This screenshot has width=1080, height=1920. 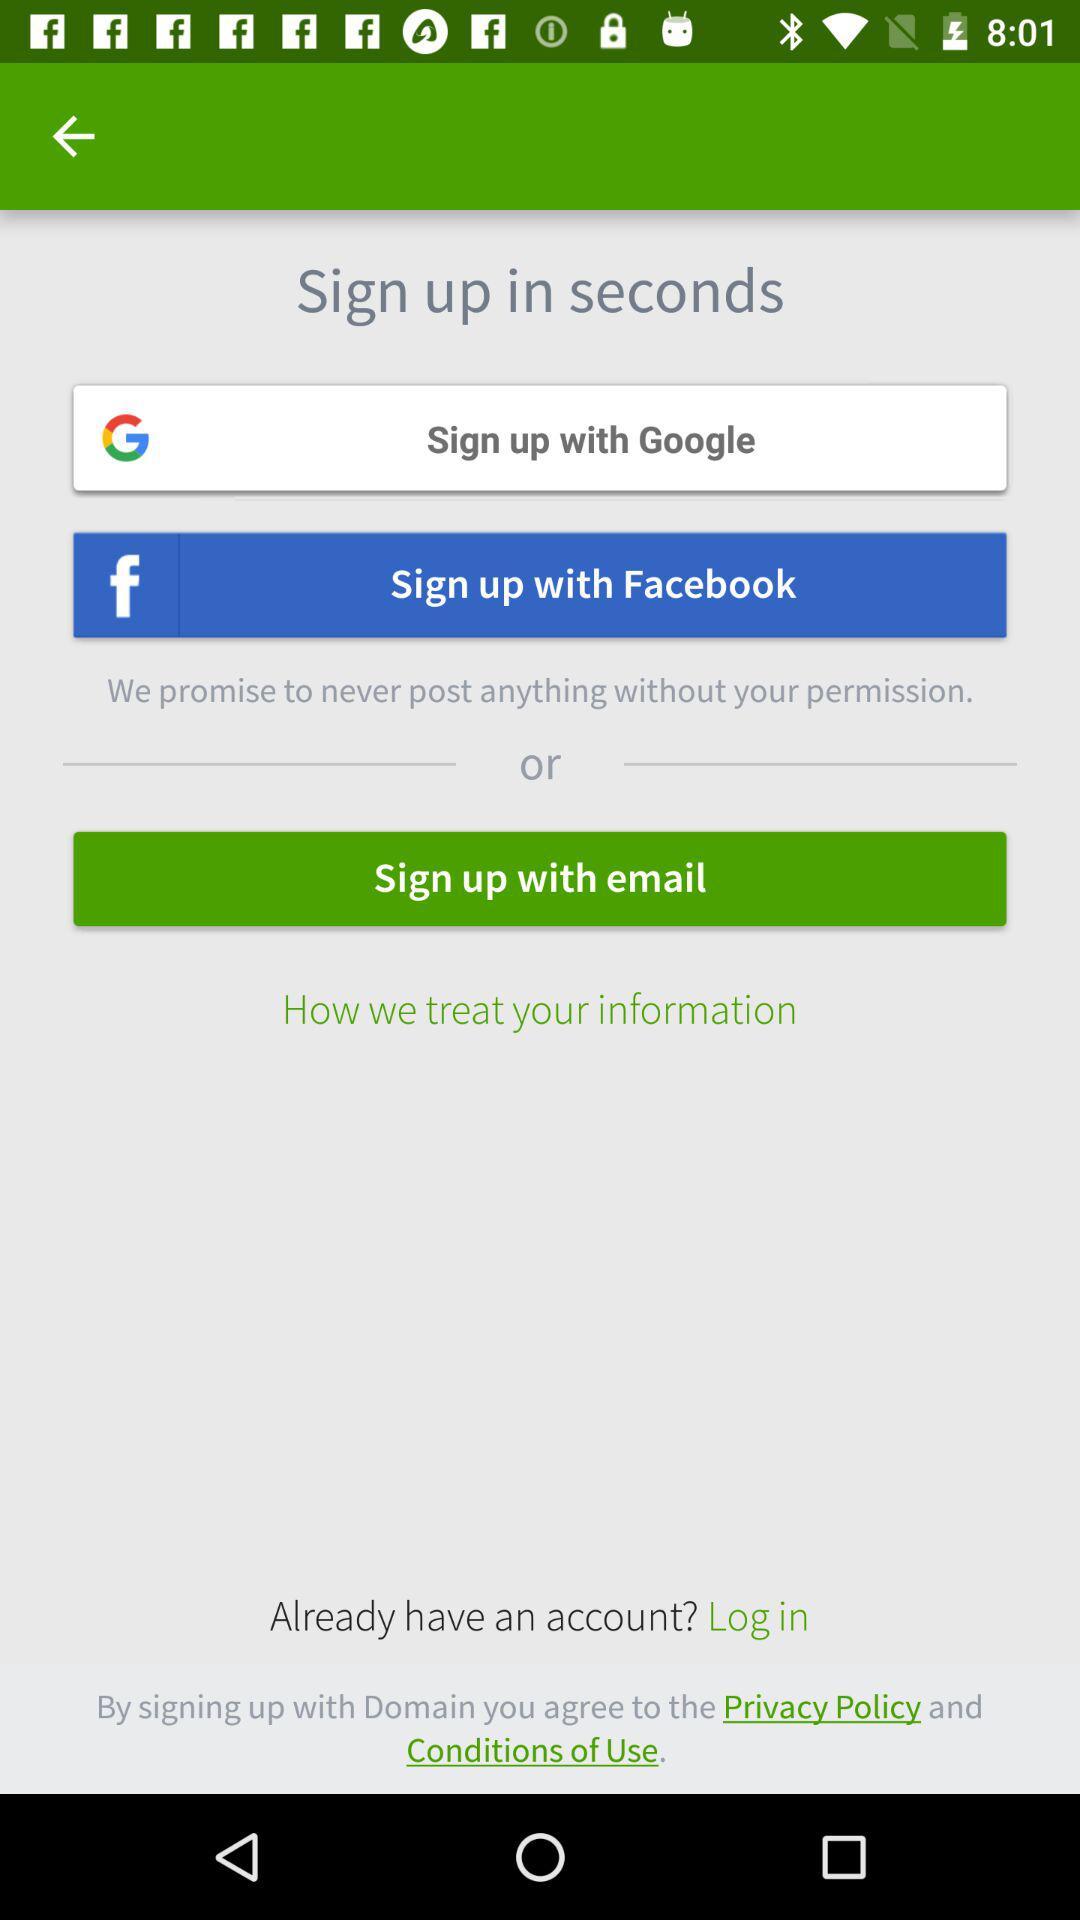 What do you see at coordinates (72, 135) in the screenshot?
I see `item above the sign up in item` at bounding box center [72, 135].